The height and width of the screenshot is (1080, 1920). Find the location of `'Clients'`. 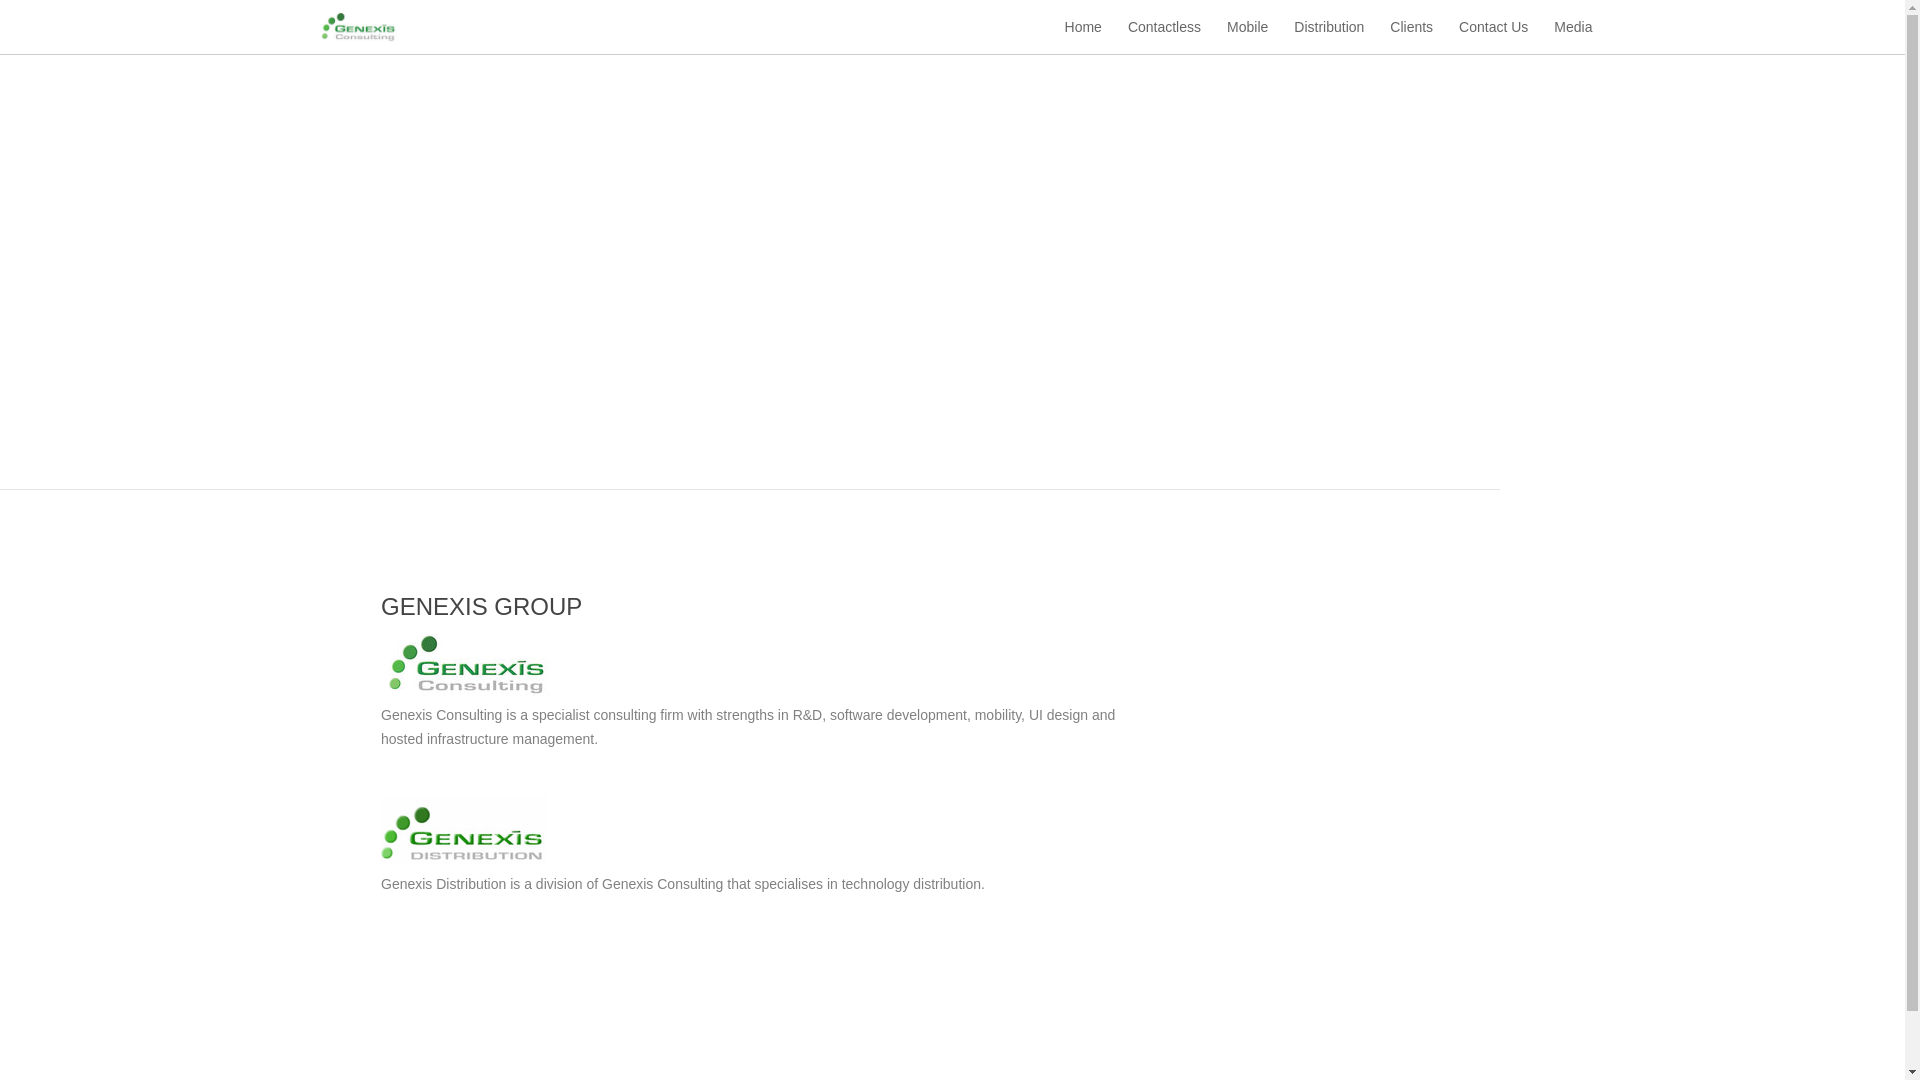

'Clients' is located at coordinates (1410, 37).